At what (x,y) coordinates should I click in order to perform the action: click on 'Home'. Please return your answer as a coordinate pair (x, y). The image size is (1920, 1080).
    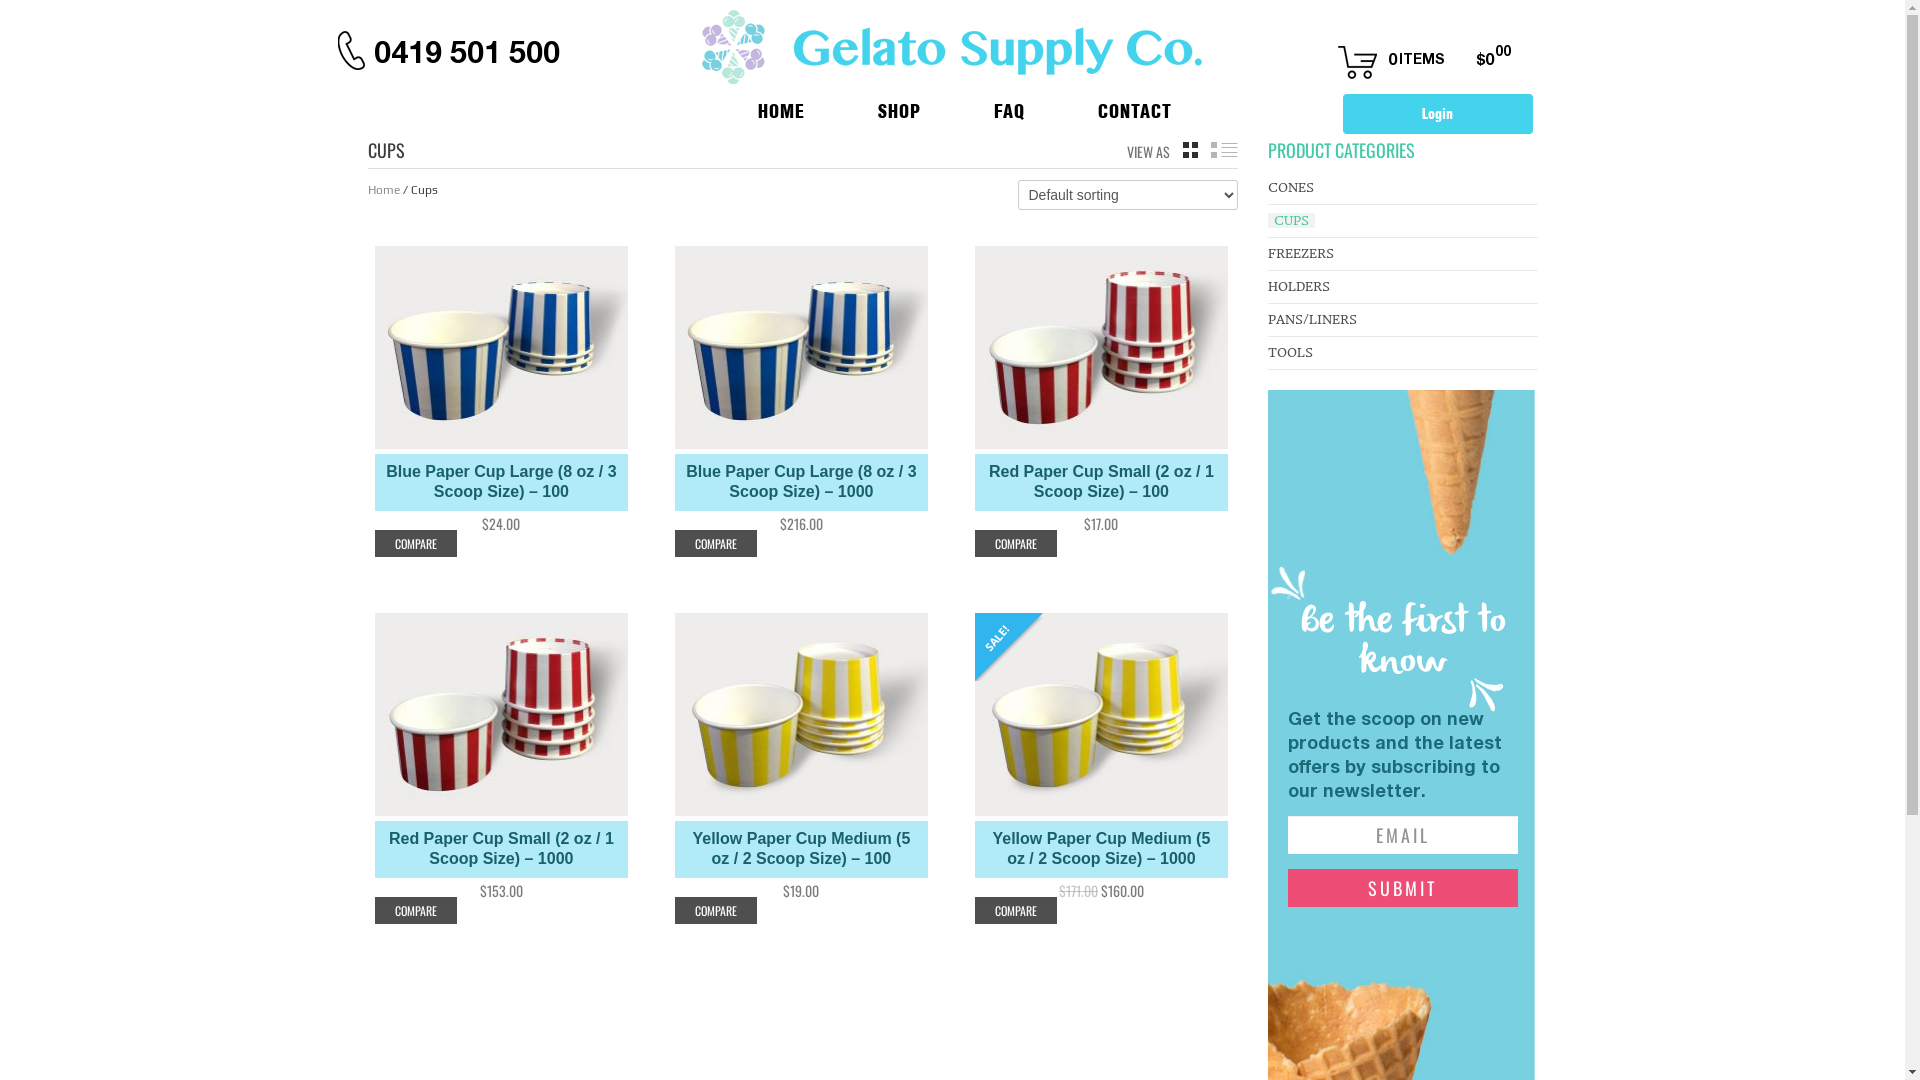
    Looking at the image, I should click on (368, 189).